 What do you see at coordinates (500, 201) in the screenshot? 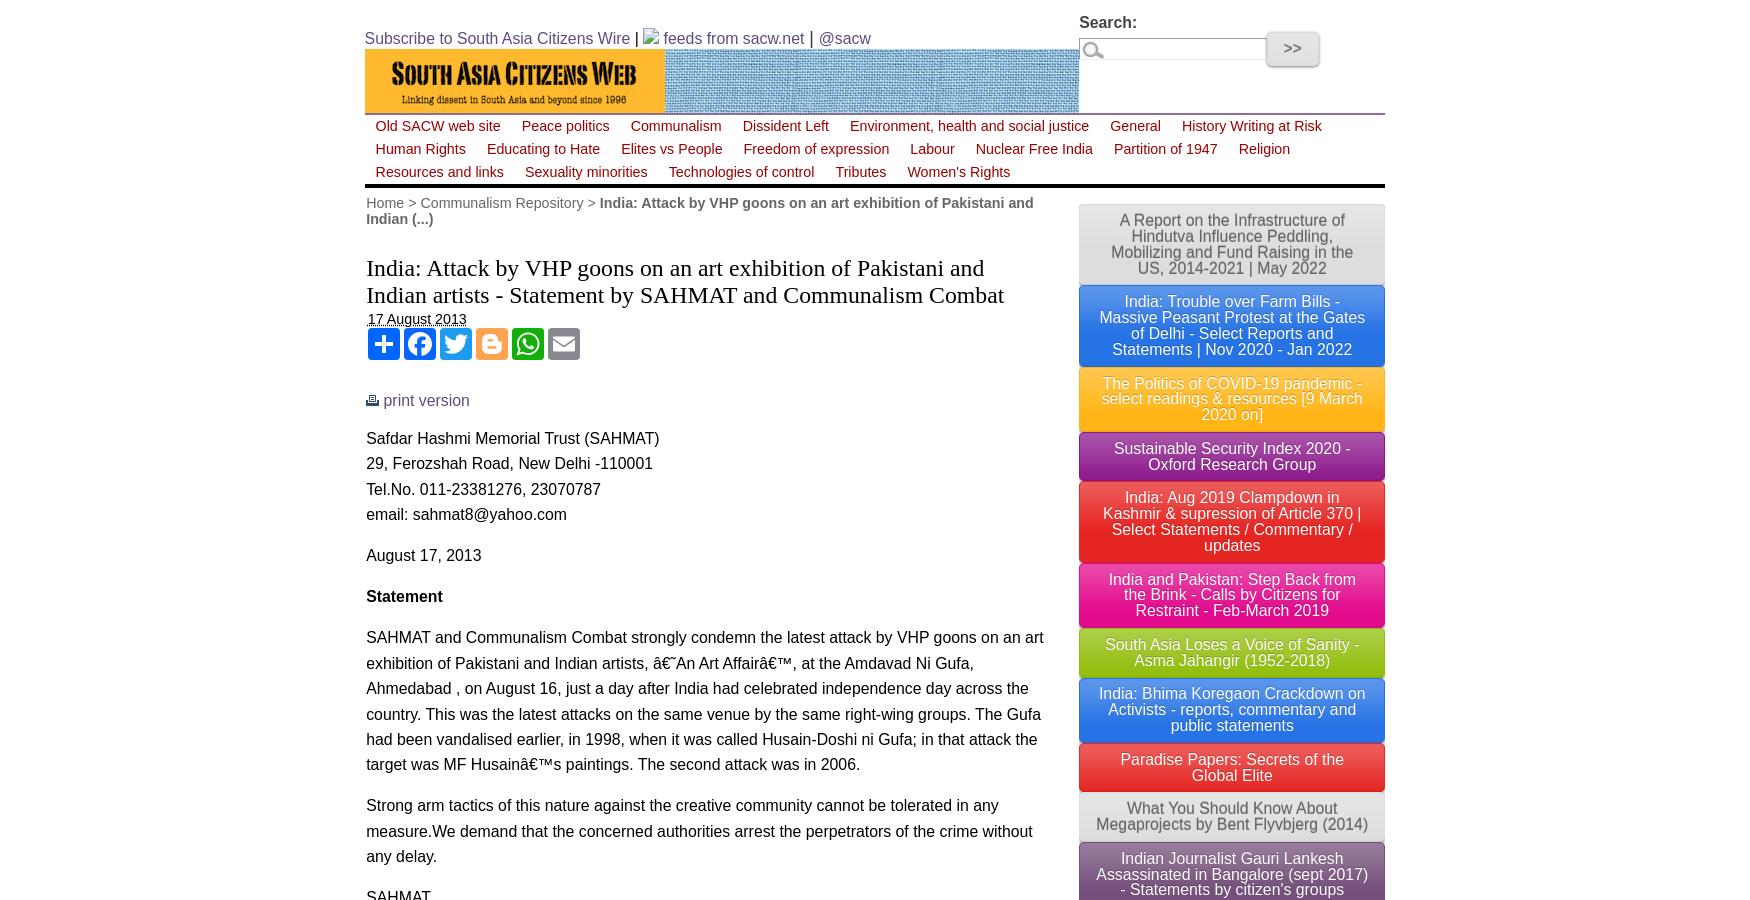
I see `'Communalism Repository'` at bounding box center [500, 201].